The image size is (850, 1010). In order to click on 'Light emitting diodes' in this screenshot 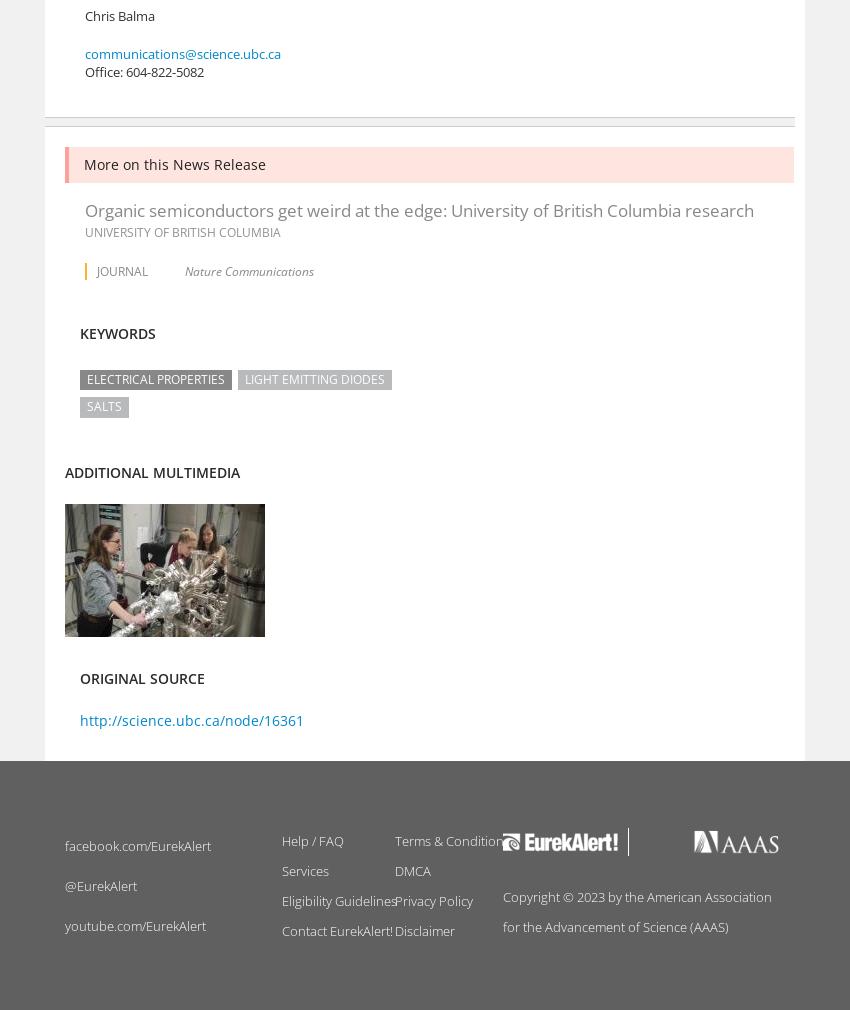, I will do `click(315, 378)`.